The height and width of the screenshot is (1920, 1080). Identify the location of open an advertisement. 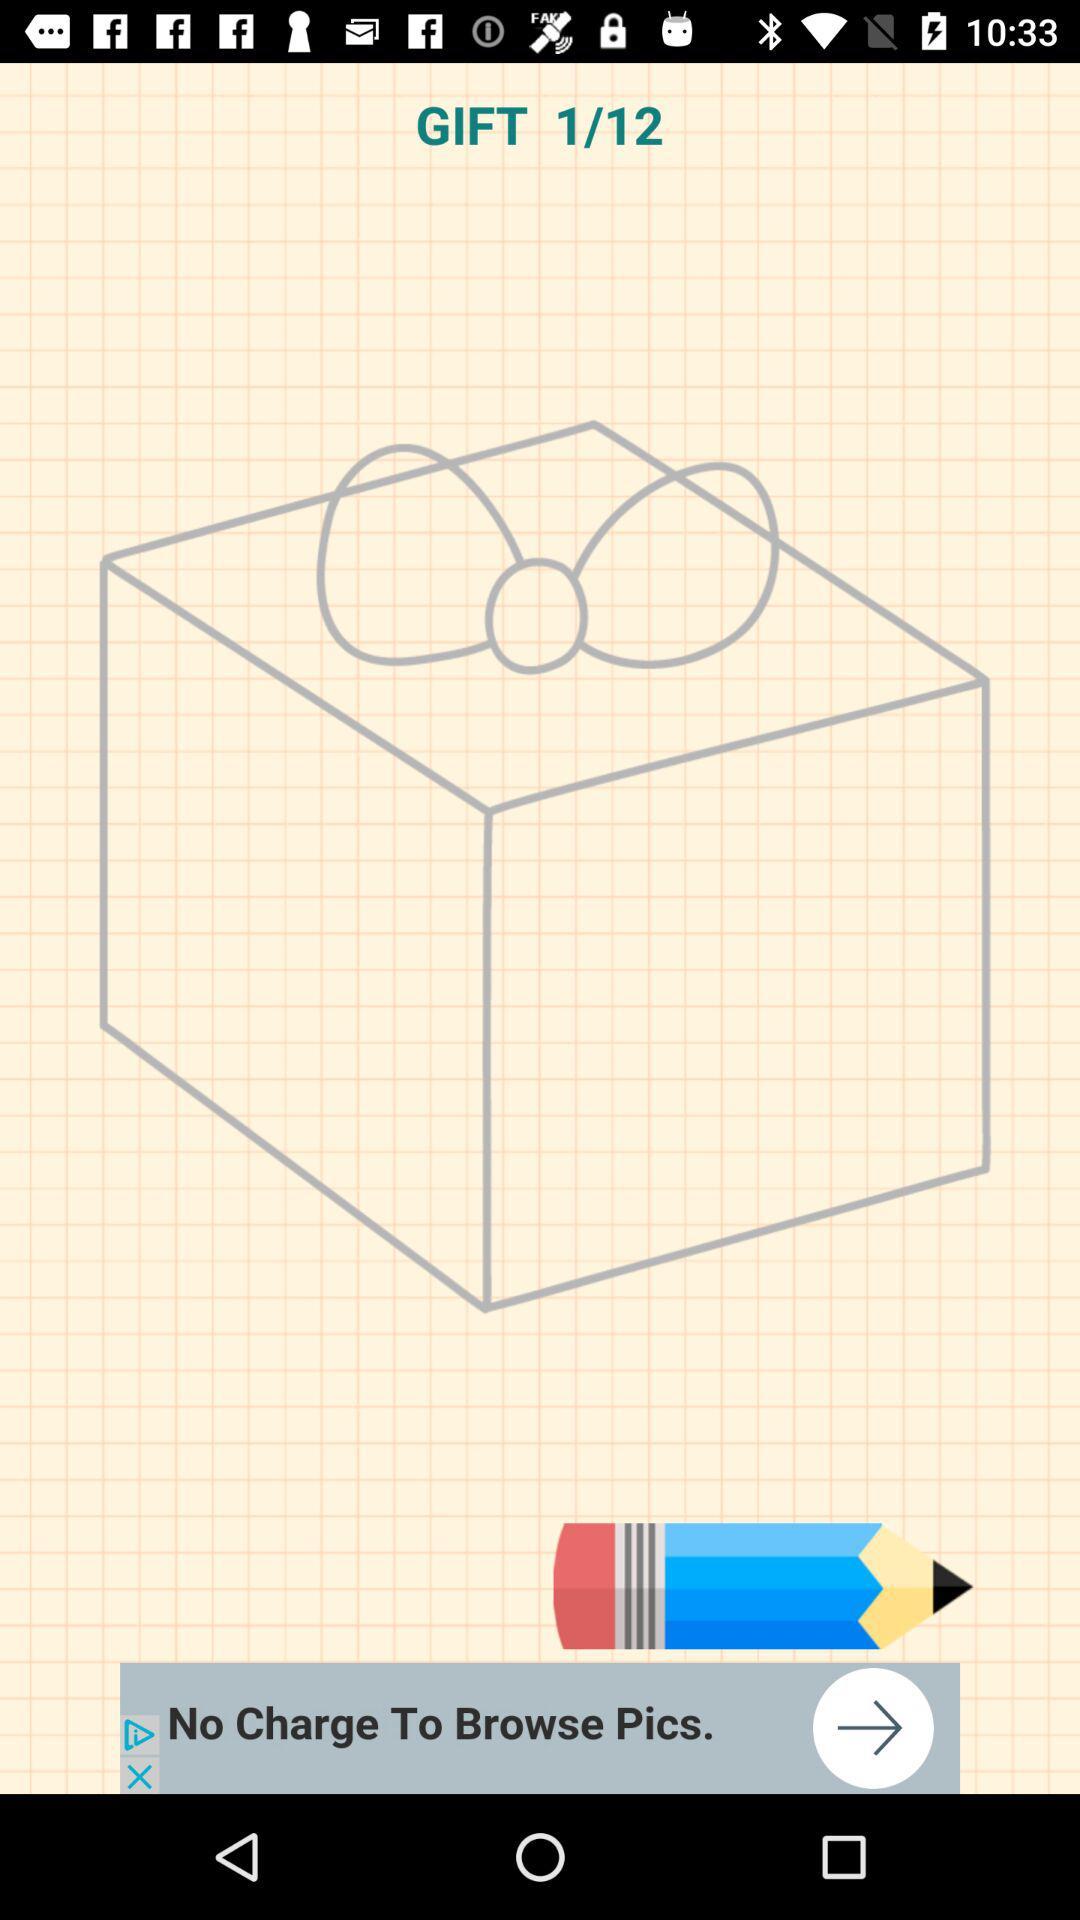
(540, 1727).